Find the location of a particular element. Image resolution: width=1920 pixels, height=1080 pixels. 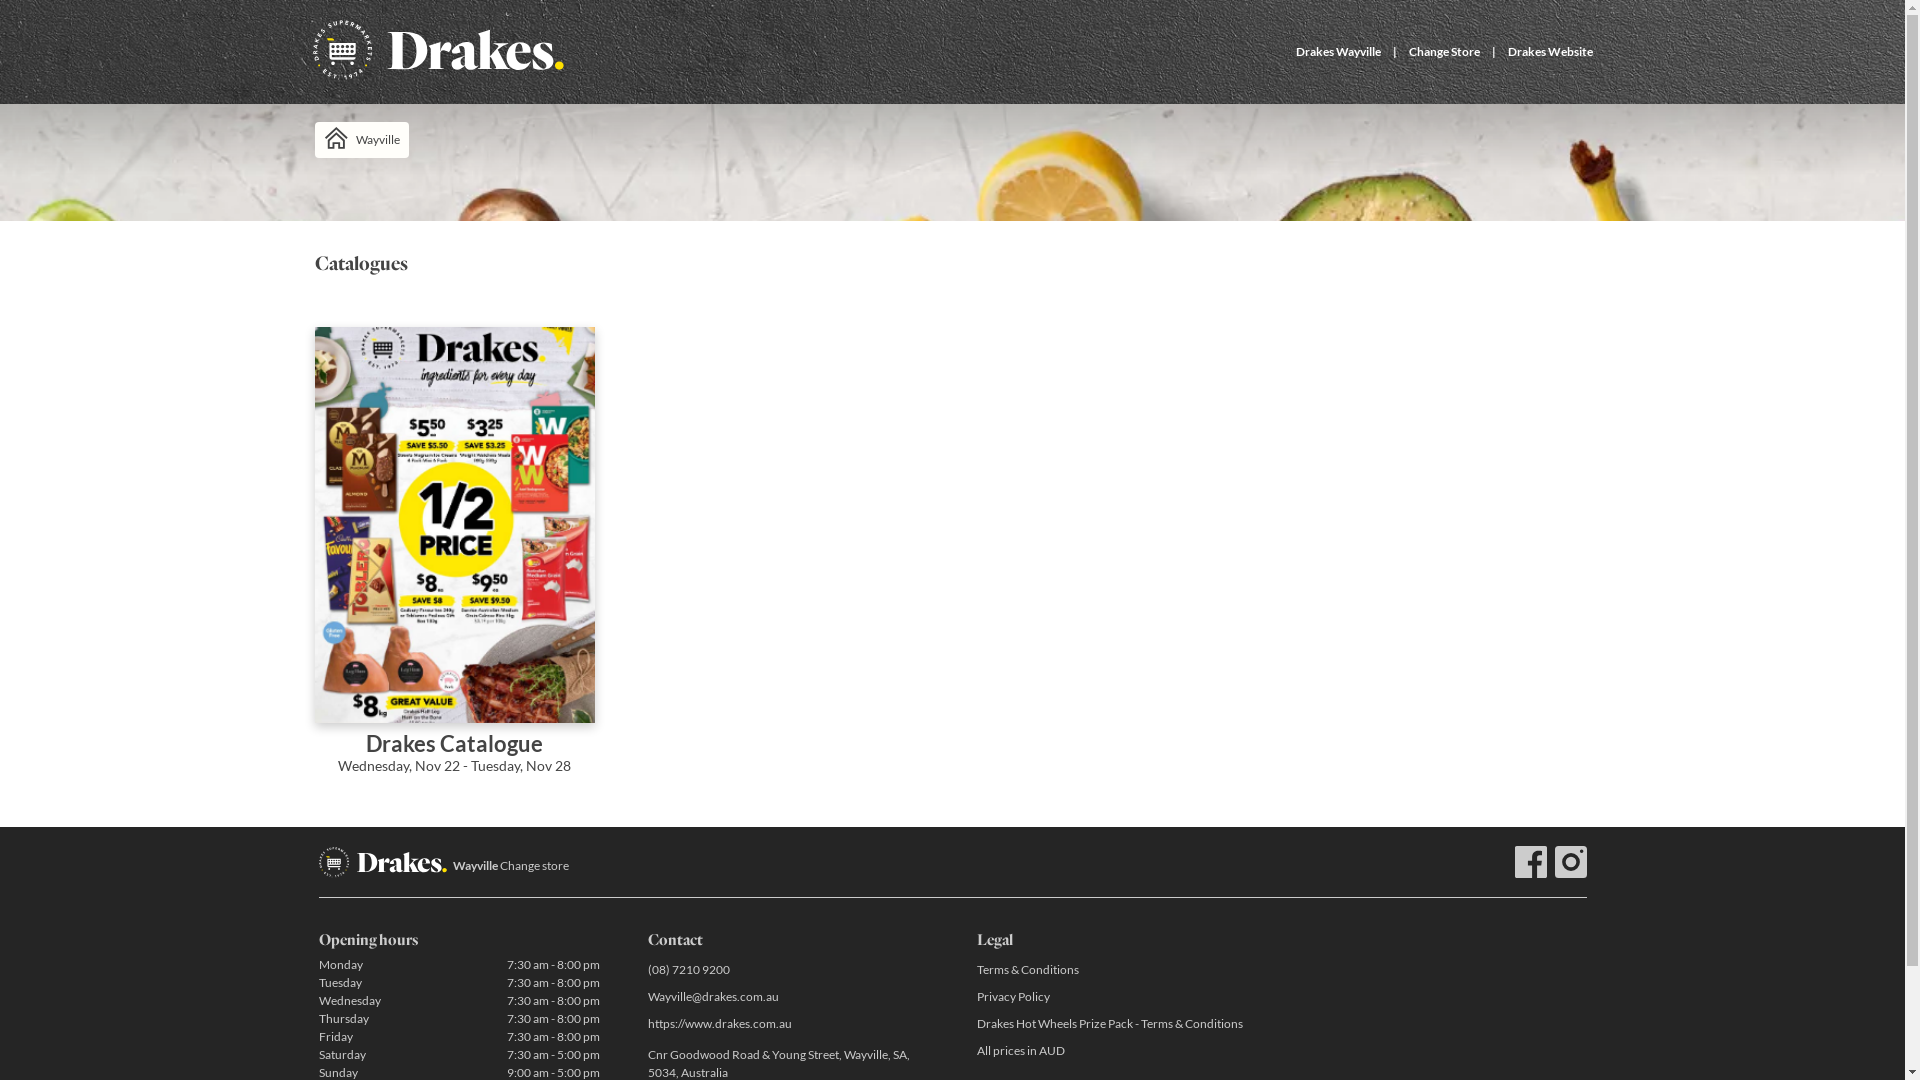

'https://www.drakes.com.au' is located at coordinates (787, 1023).